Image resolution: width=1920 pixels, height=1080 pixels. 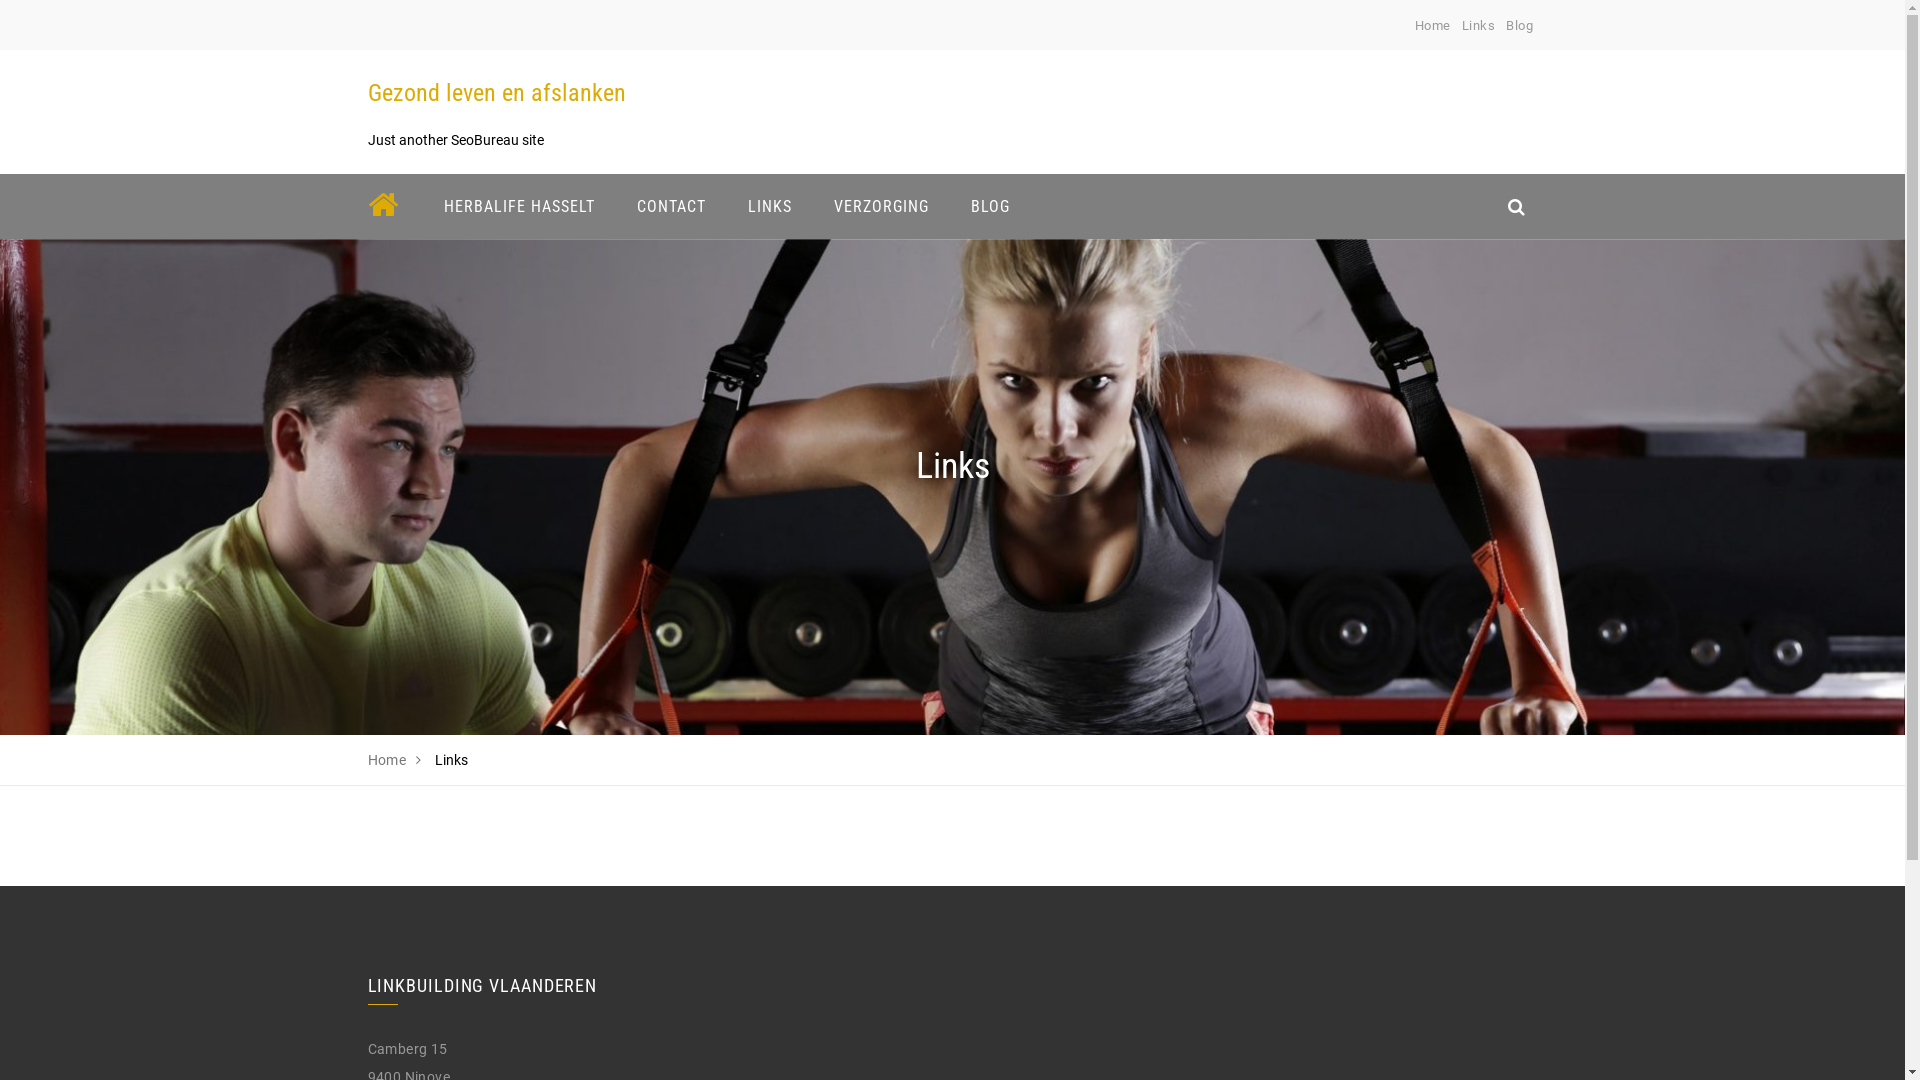 I want to click on 'CONTACT', so click(x=671, y=206).